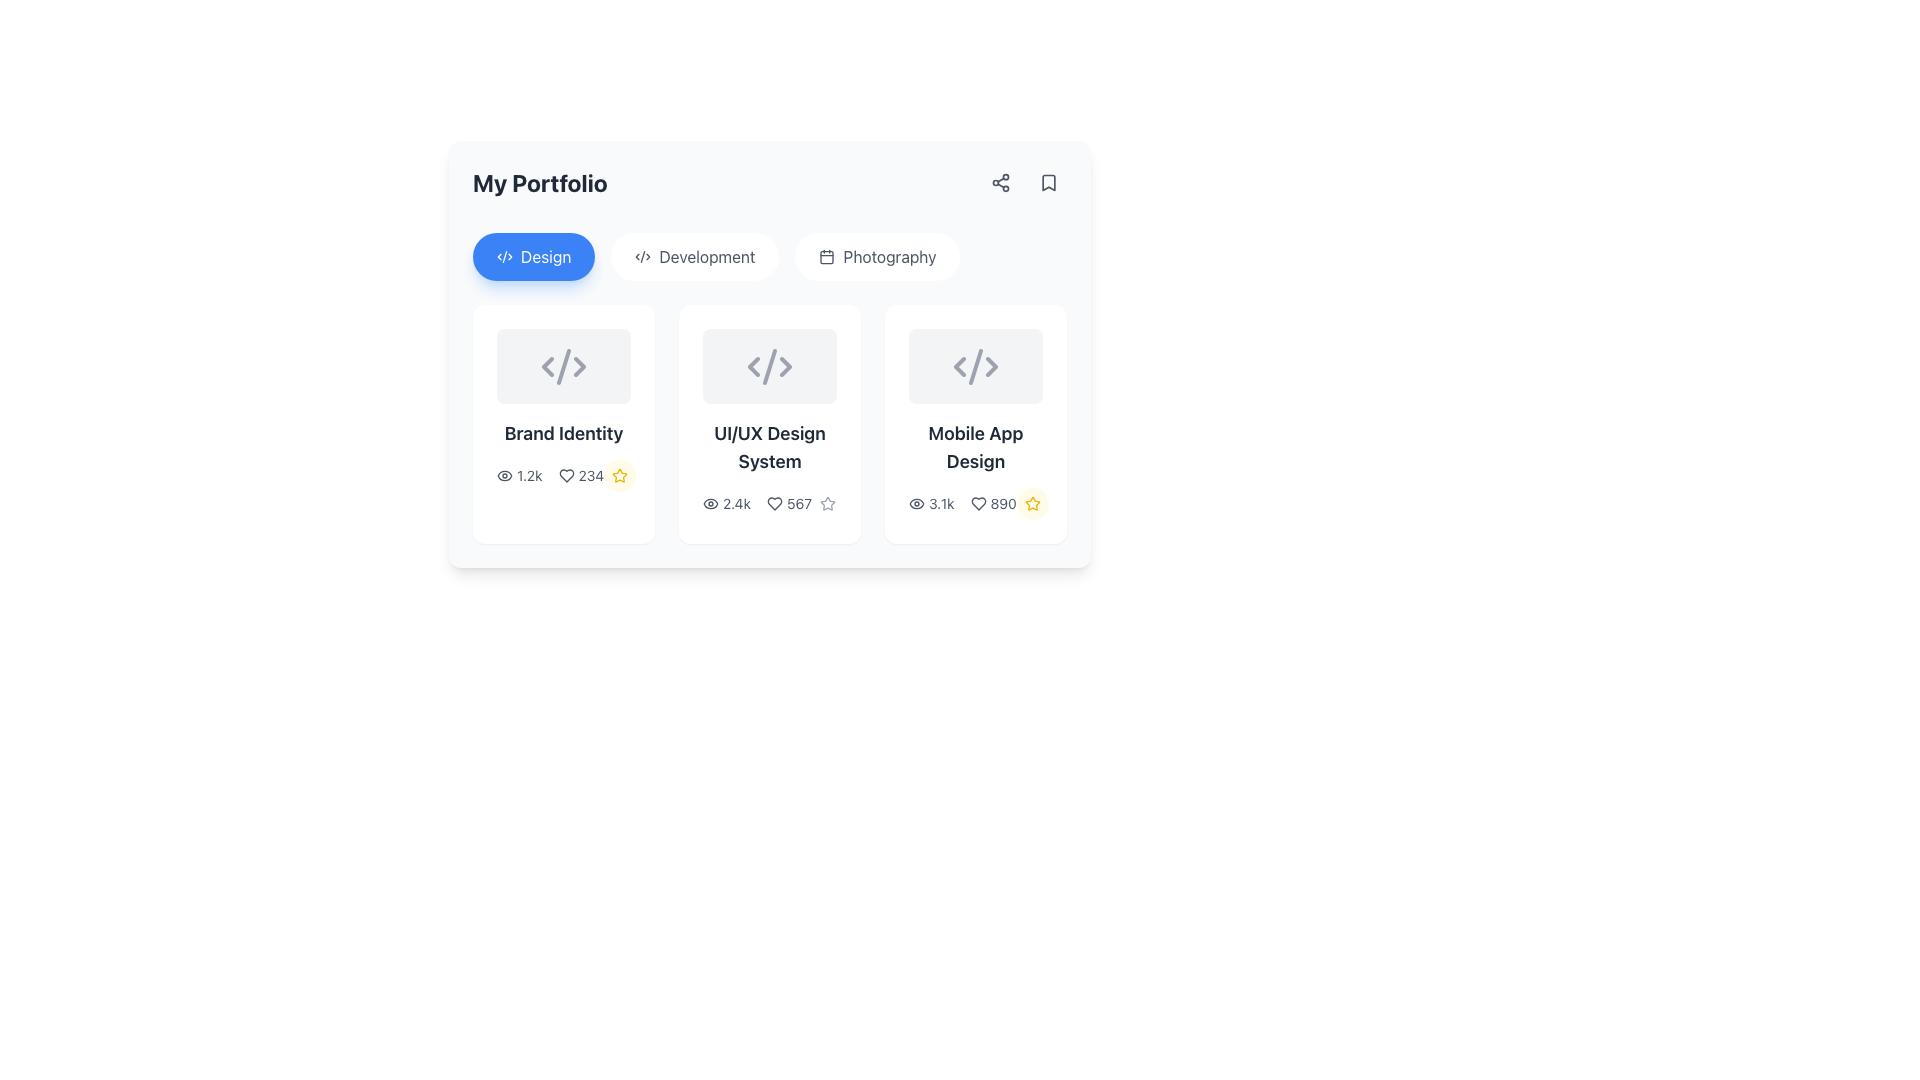 Image resolution: width=1920 pixels, height=1080 pixels. I want to click on the eye icon with the text '3.1k' in the first item of the horizontal layout within the third card of the 'Mobile App Design' portfolio section, so click(930, 503).